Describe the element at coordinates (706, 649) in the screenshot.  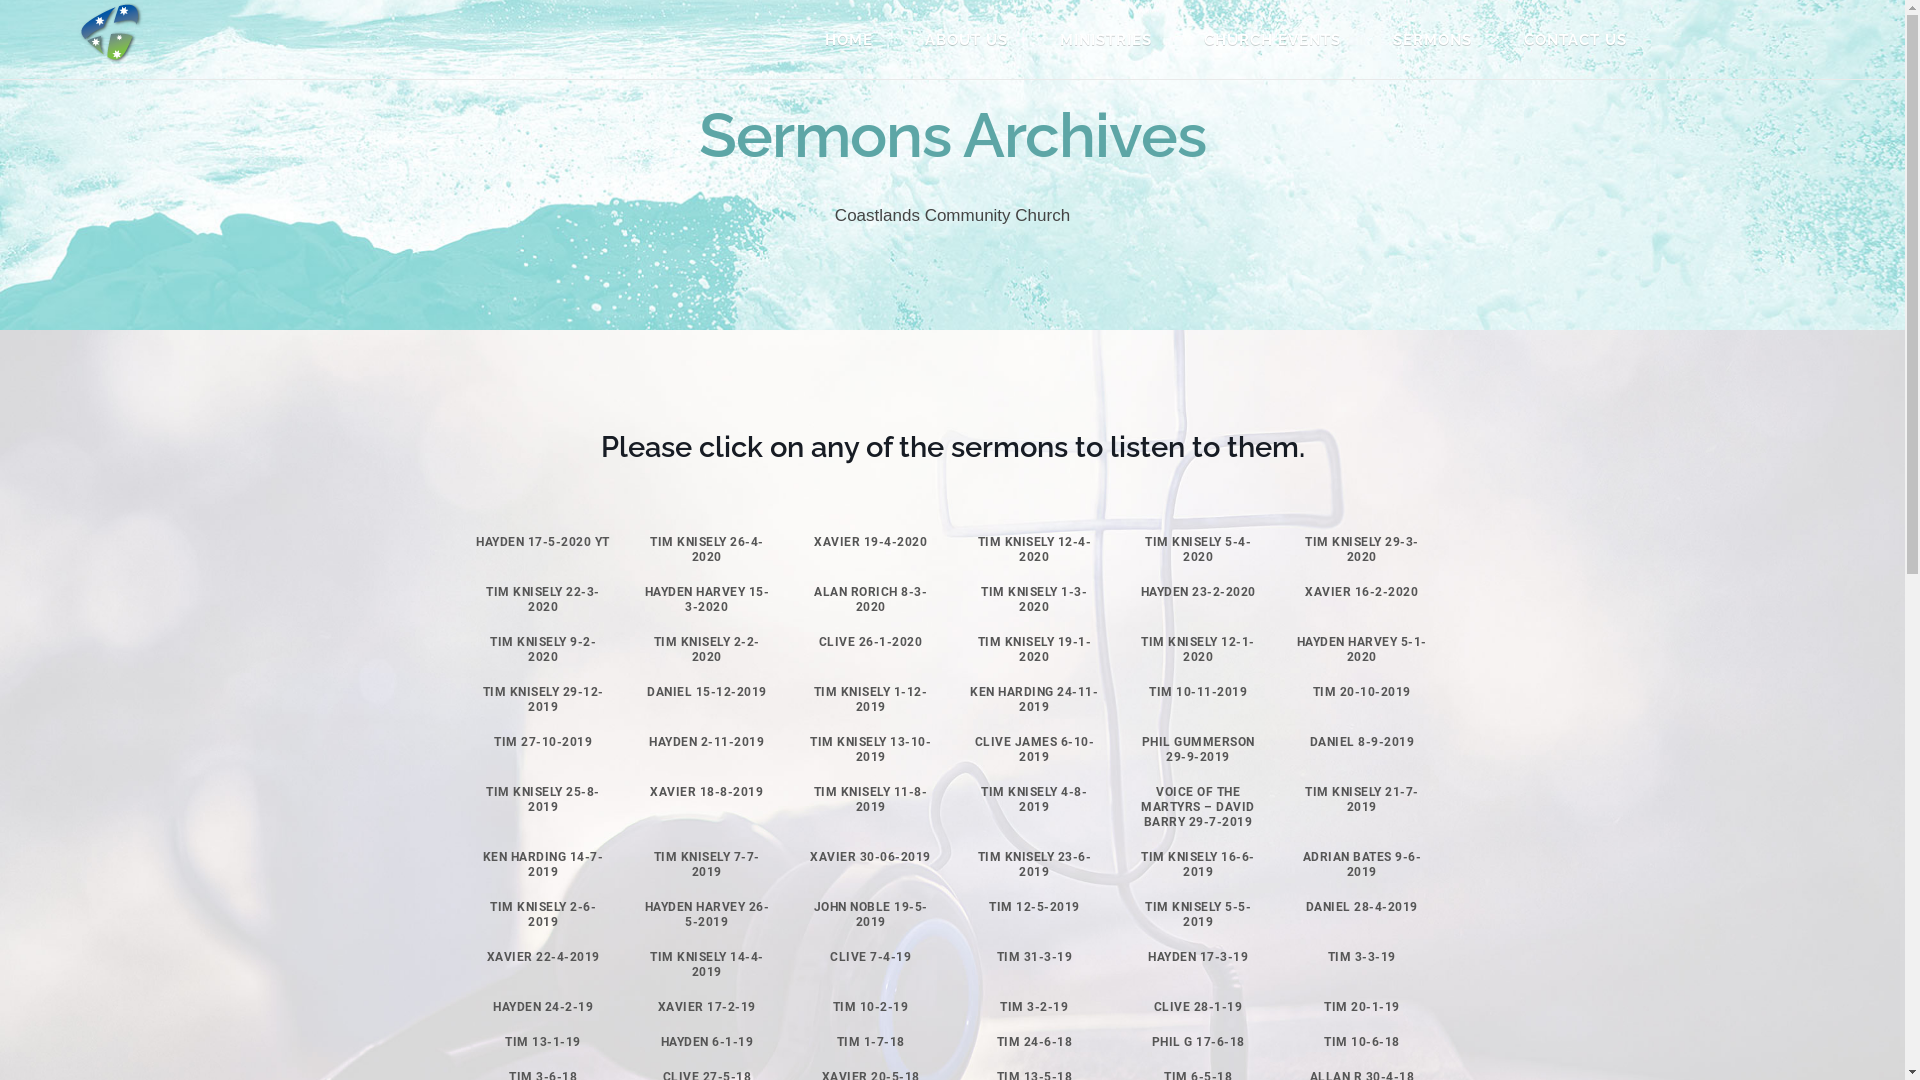
I see `'TIM KNISELY 2-2-2020'` at that location.